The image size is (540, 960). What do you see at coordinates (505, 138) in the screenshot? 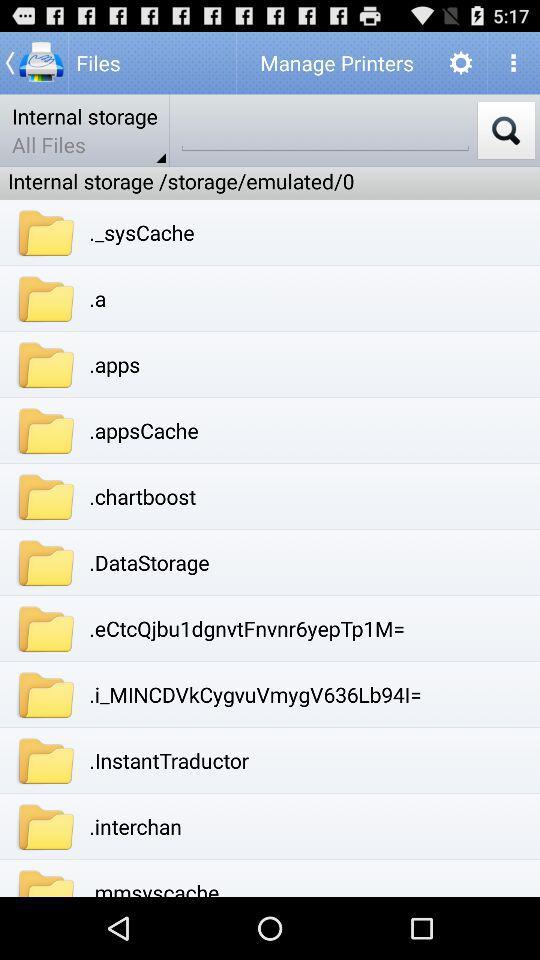
I see `the search icon` at bounding box center [505, 138].